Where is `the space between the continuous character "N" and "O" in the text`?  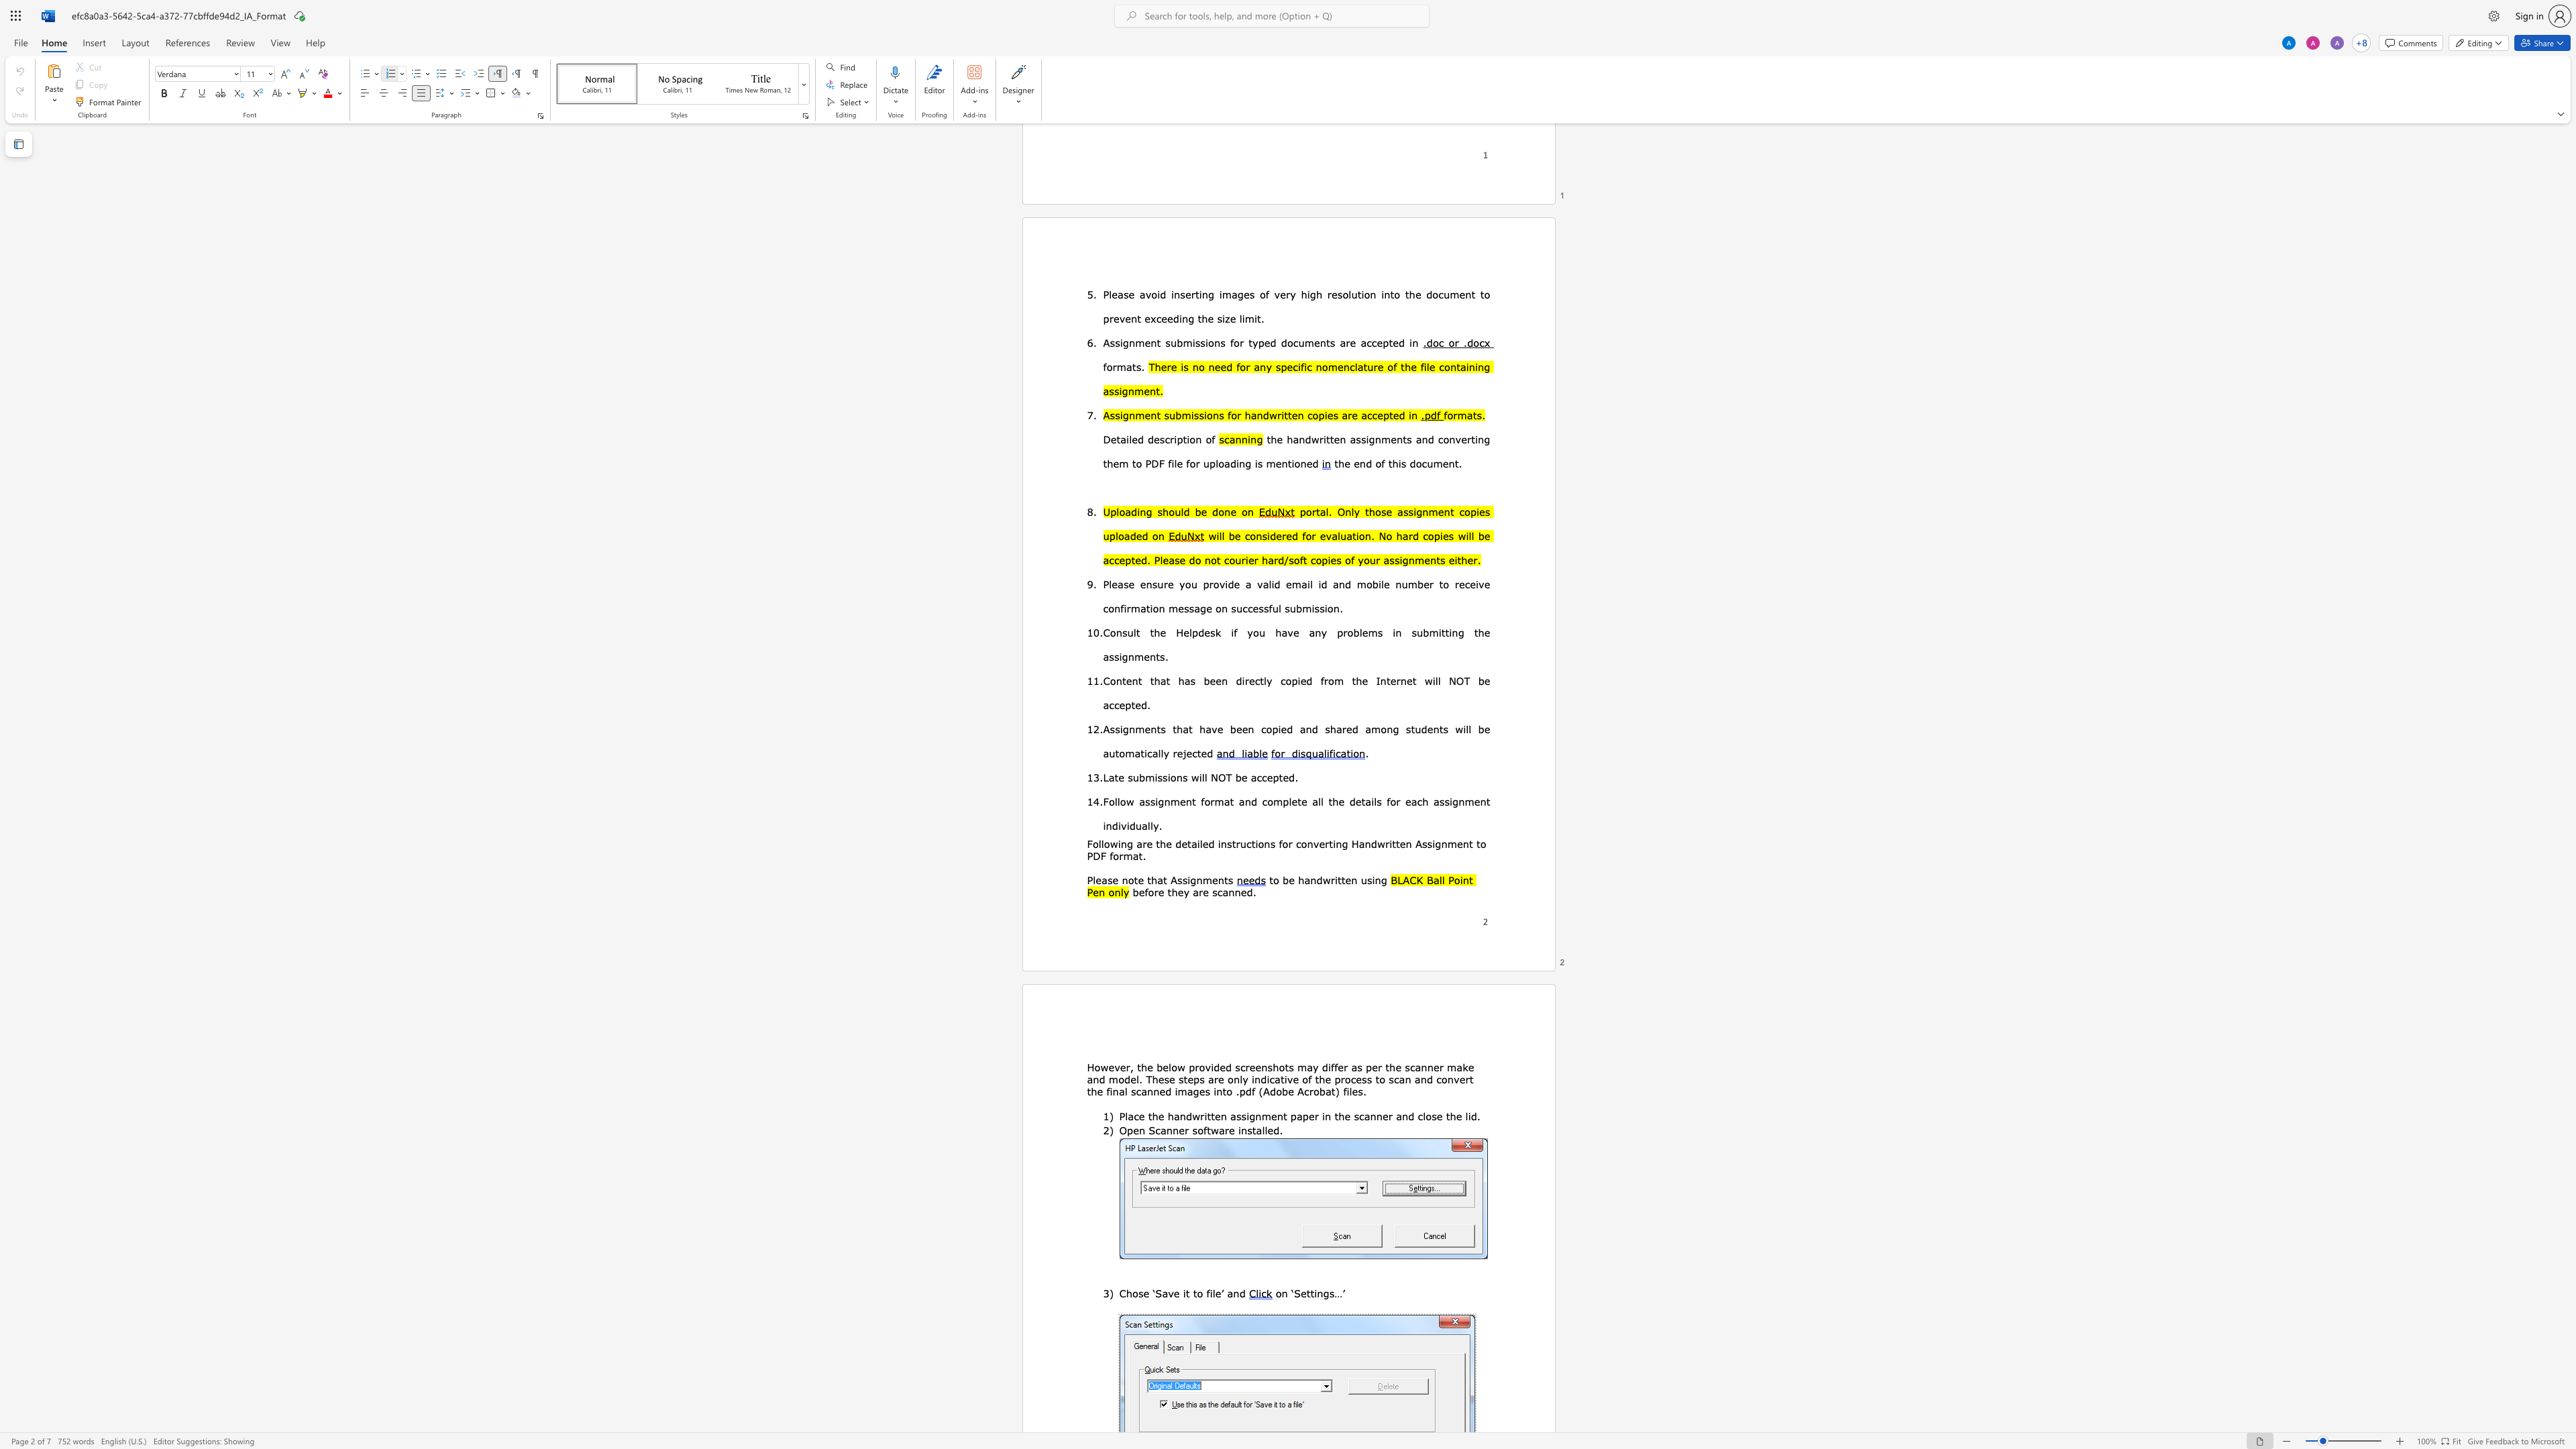
the space between the continuous character "N" and "O" in the text is located at coordinates (1218, 776).